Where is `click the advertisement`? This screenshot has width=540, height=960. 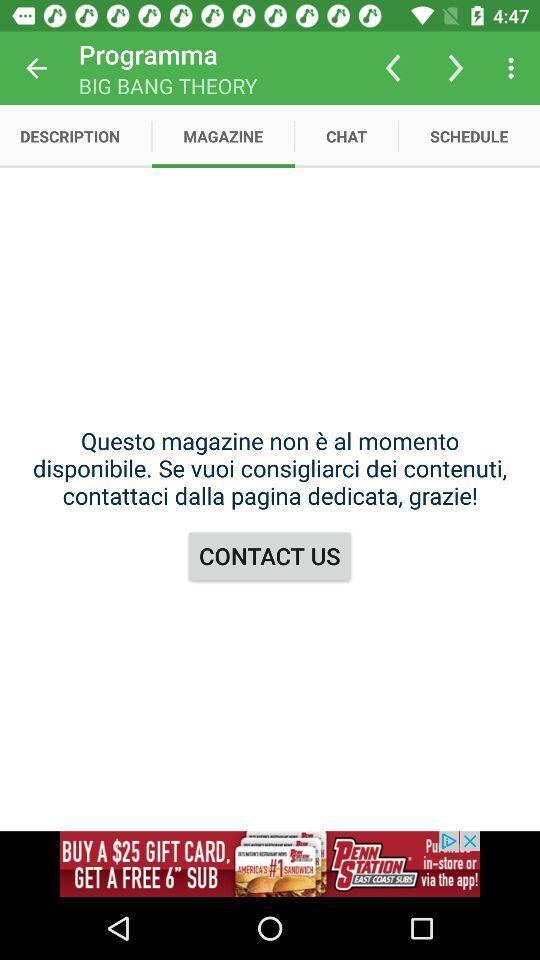 click the advertisement is located at coordinates (270, 863).